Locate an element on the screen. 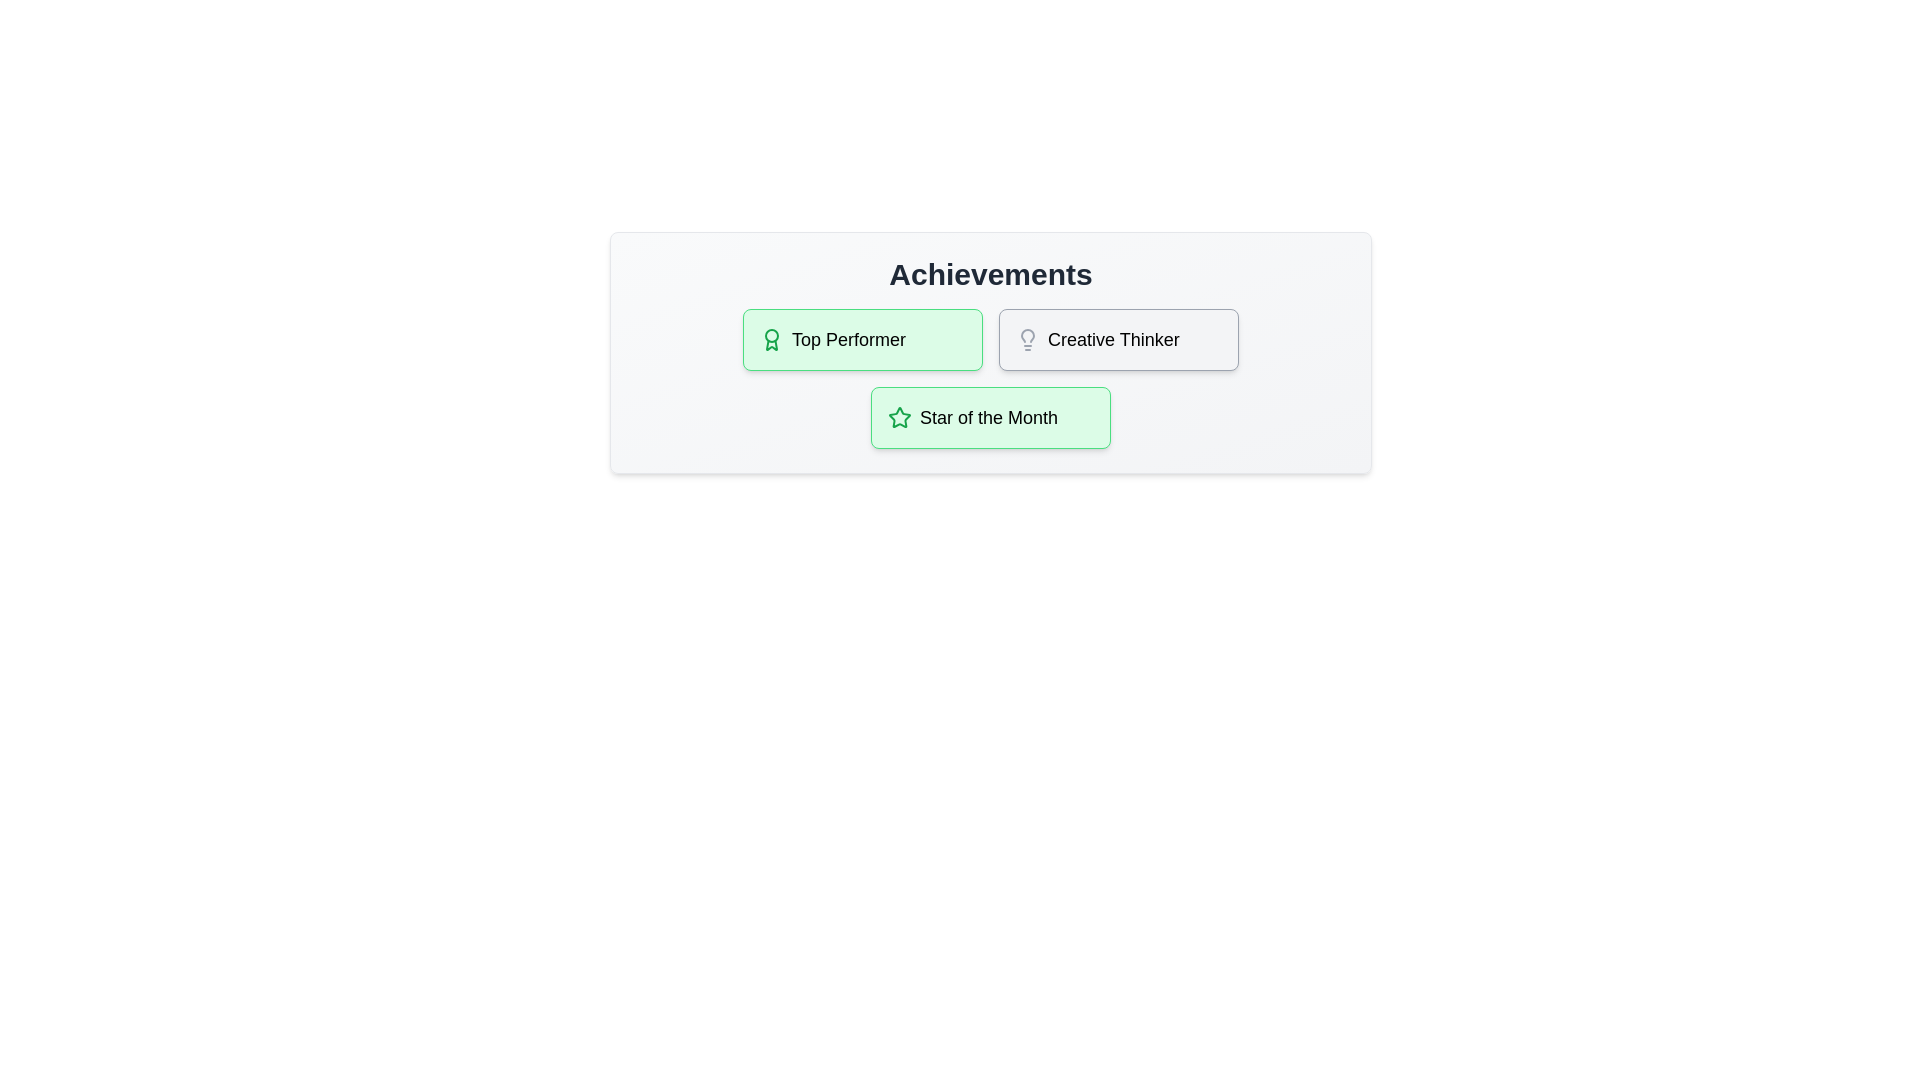 This screenshot has height=1080, width=1920. the achievement titled Creative Thinker to view its details is located at coordinates (1117, 338).